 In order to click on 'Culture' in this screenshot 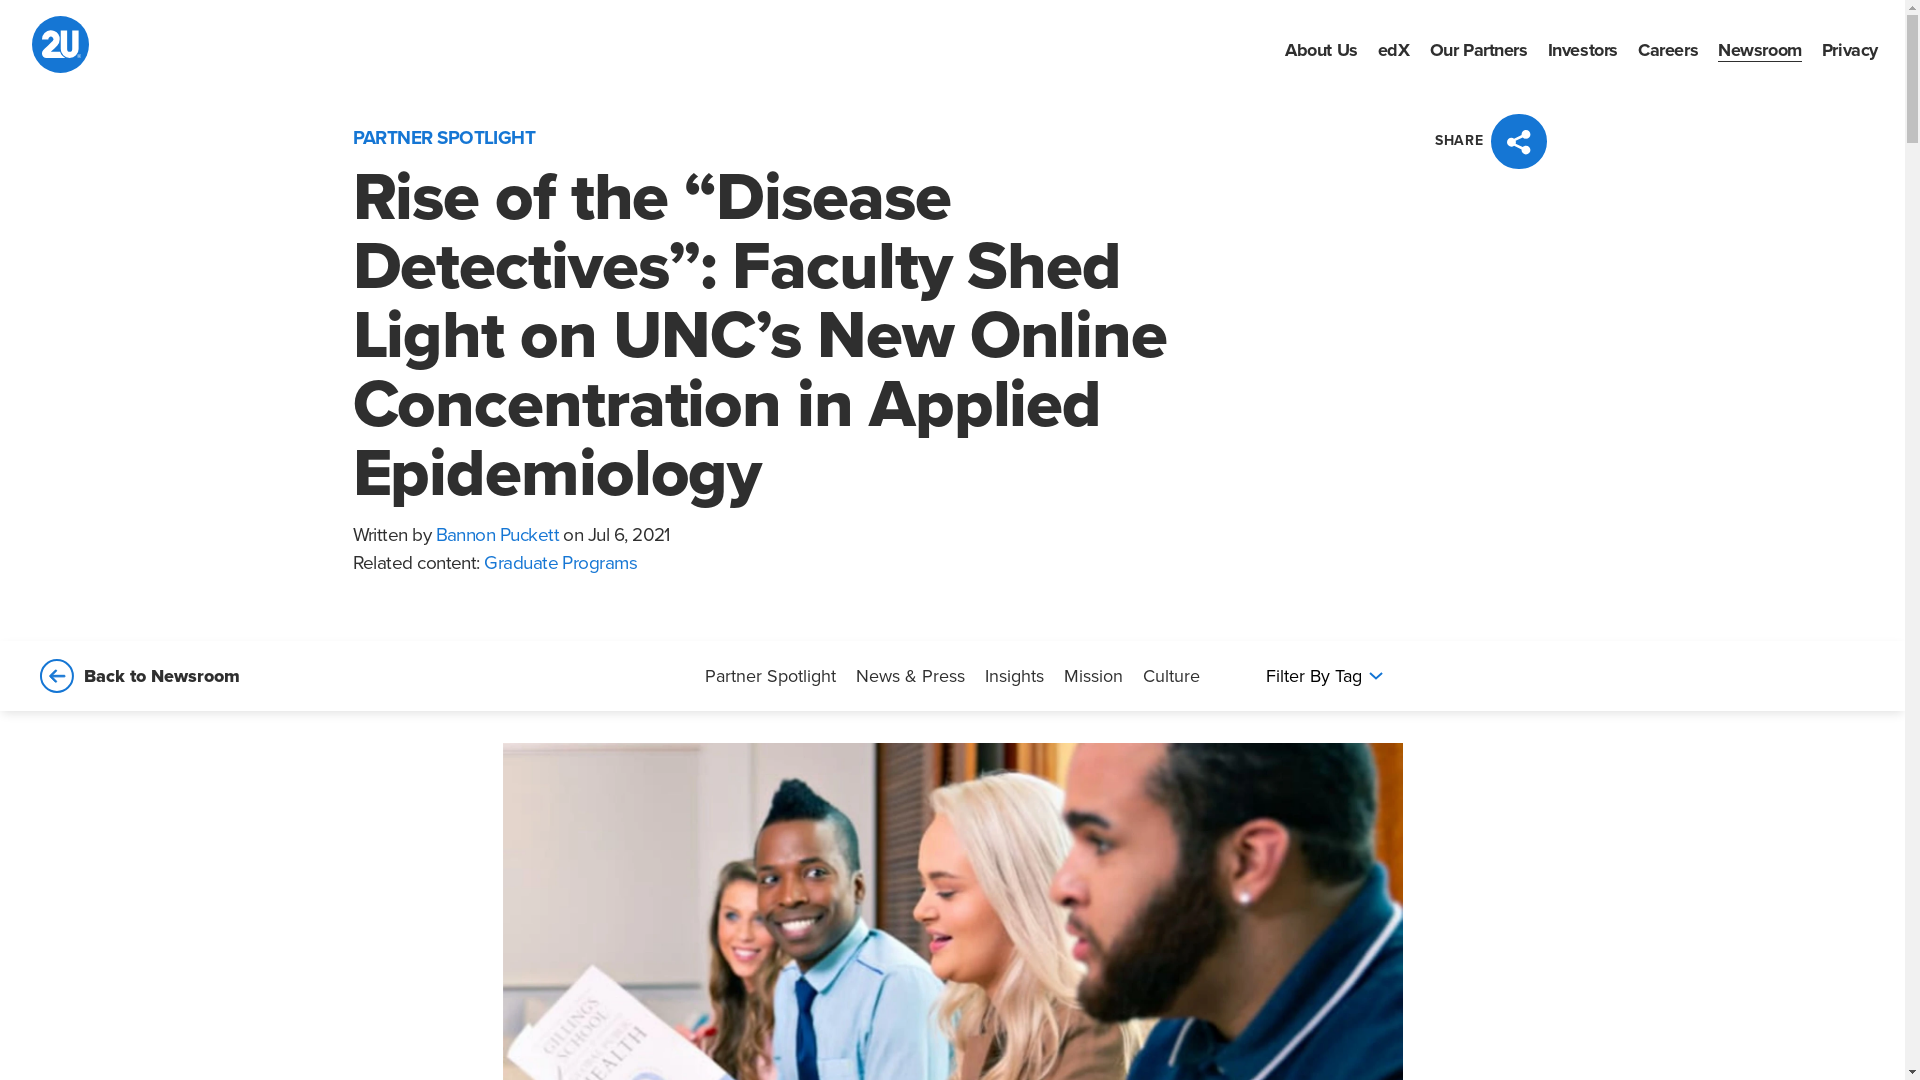, I will do `click(1171, 675)`.